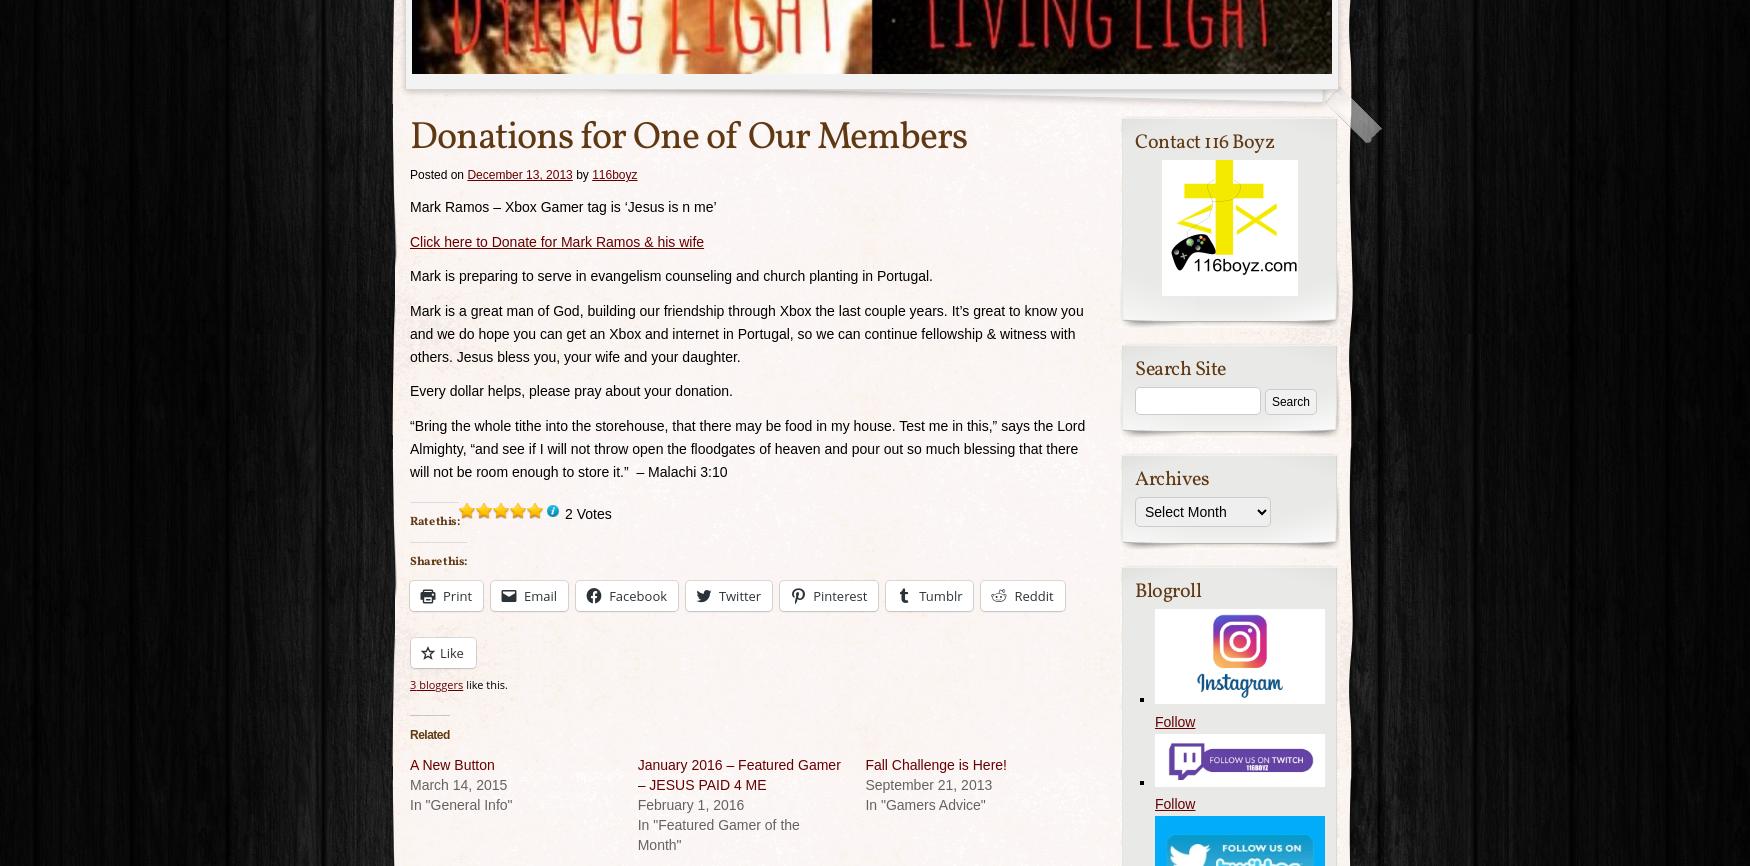 This screenshot has width=1750, height=866. I want to click on 'Search Site', so click(1134, 368).